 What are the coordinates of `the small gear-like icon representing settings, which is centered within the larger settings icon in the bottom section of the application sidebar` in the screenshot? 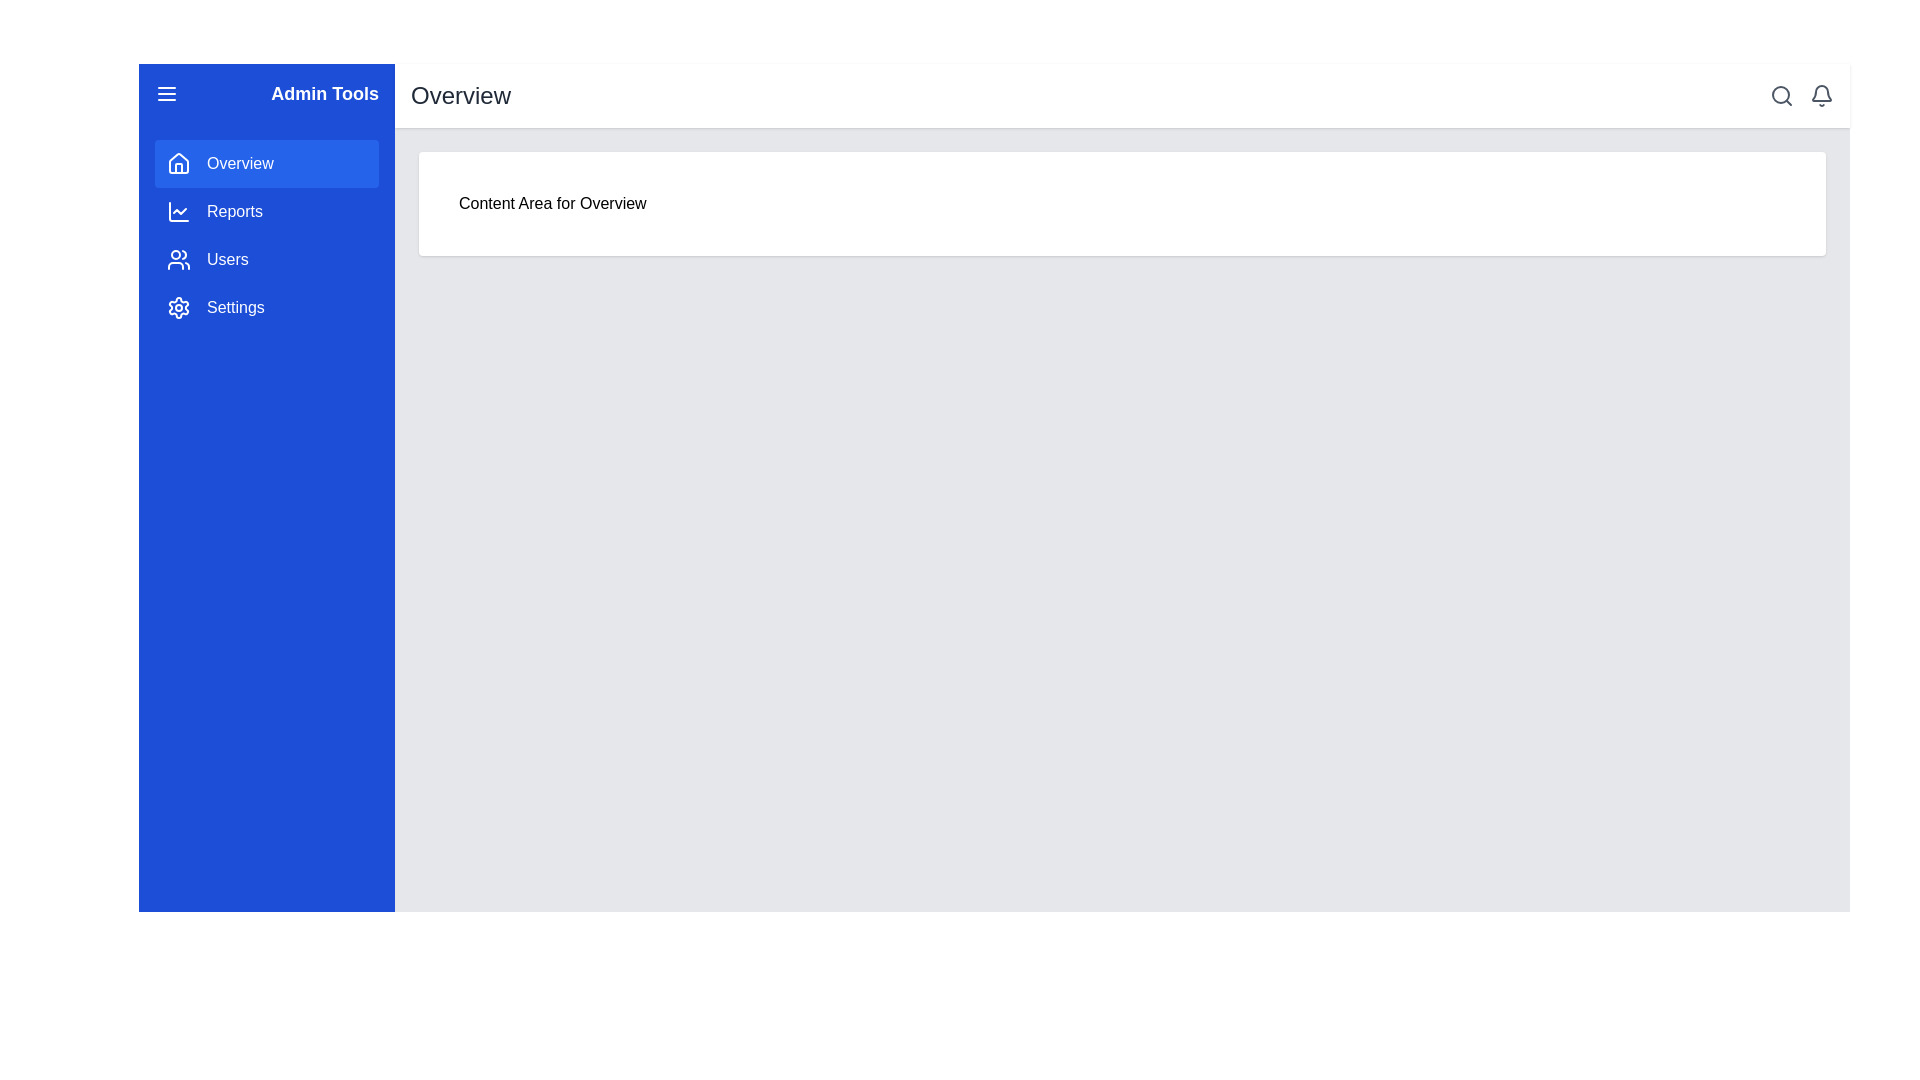 It's located at (178, 308).